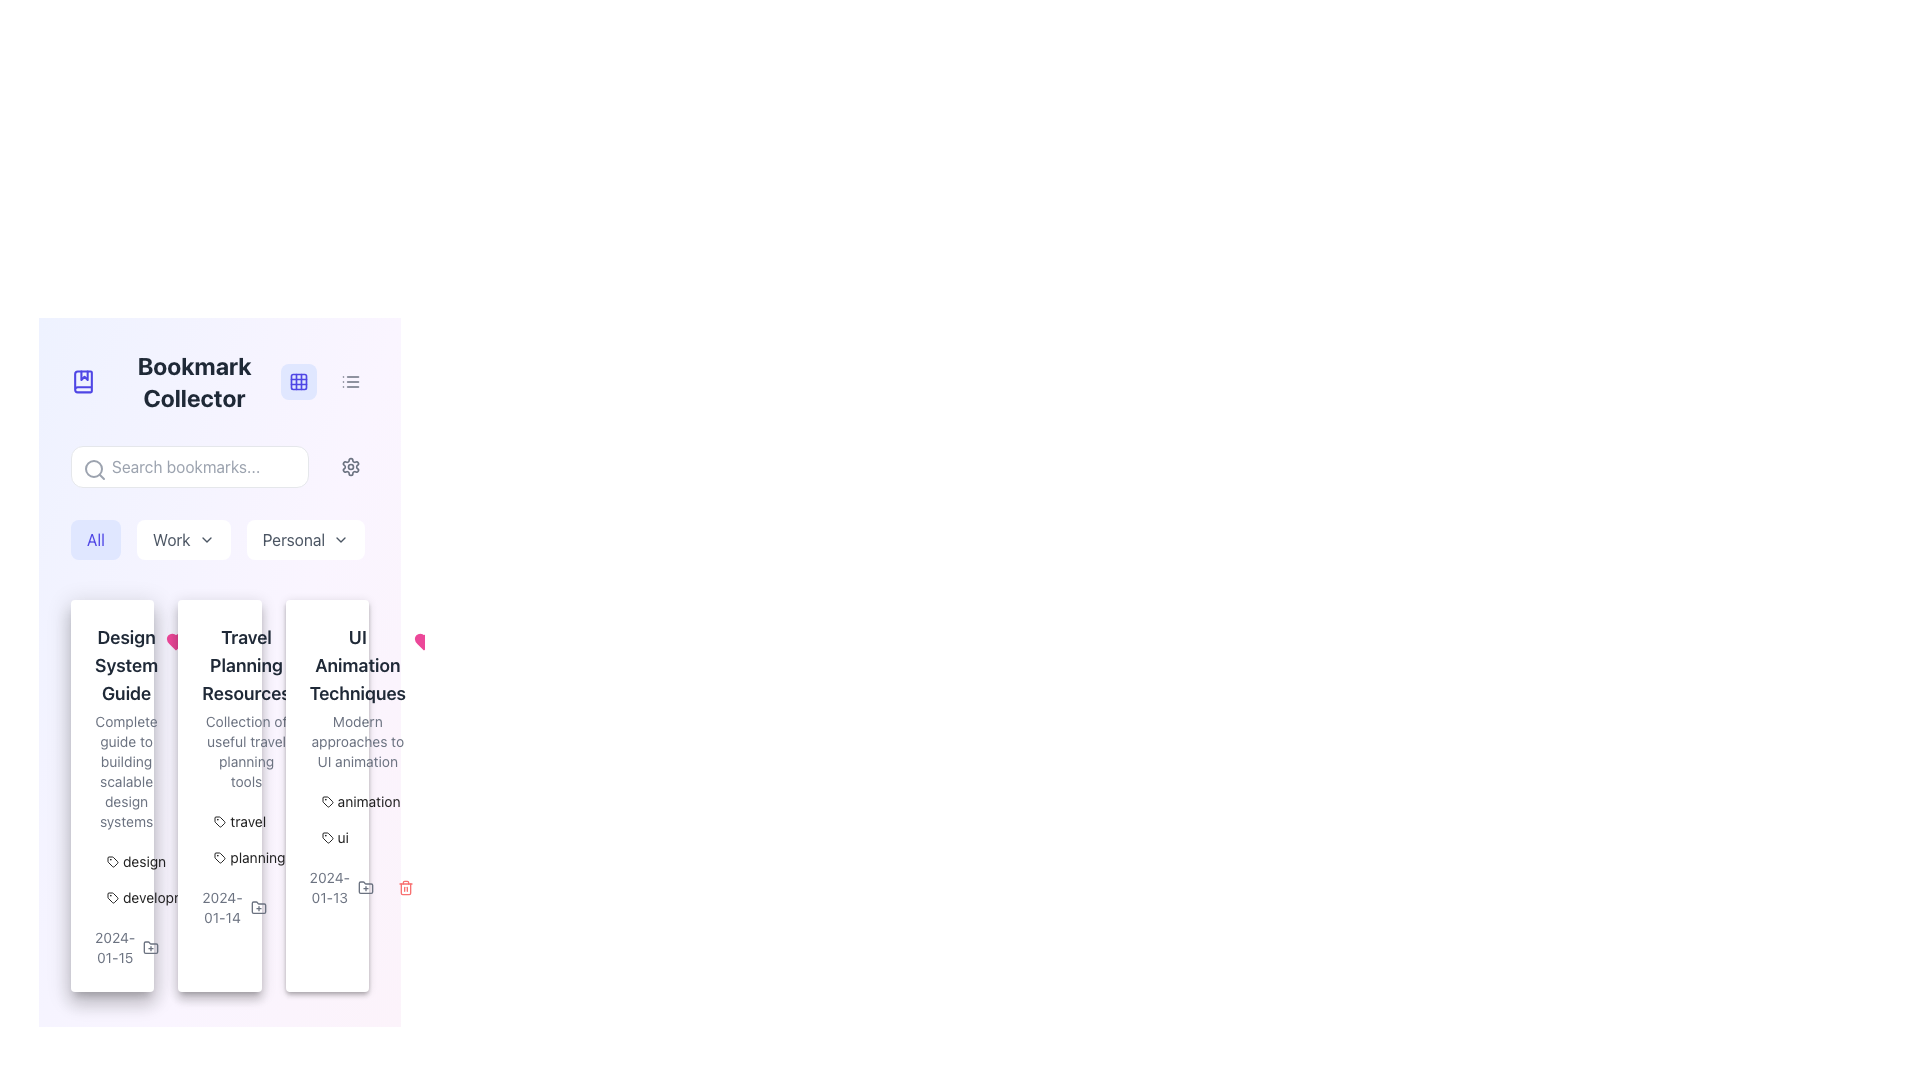 The image size is (1920, 1080). What do you see at coordinates (245, 752) in the screenshot?
I see `text block containing the phrase 'Collection of useful travel planning tools,' located under the heading 'Travel Planning Resources' in the second card from the left` at bounding box center [245, 752].